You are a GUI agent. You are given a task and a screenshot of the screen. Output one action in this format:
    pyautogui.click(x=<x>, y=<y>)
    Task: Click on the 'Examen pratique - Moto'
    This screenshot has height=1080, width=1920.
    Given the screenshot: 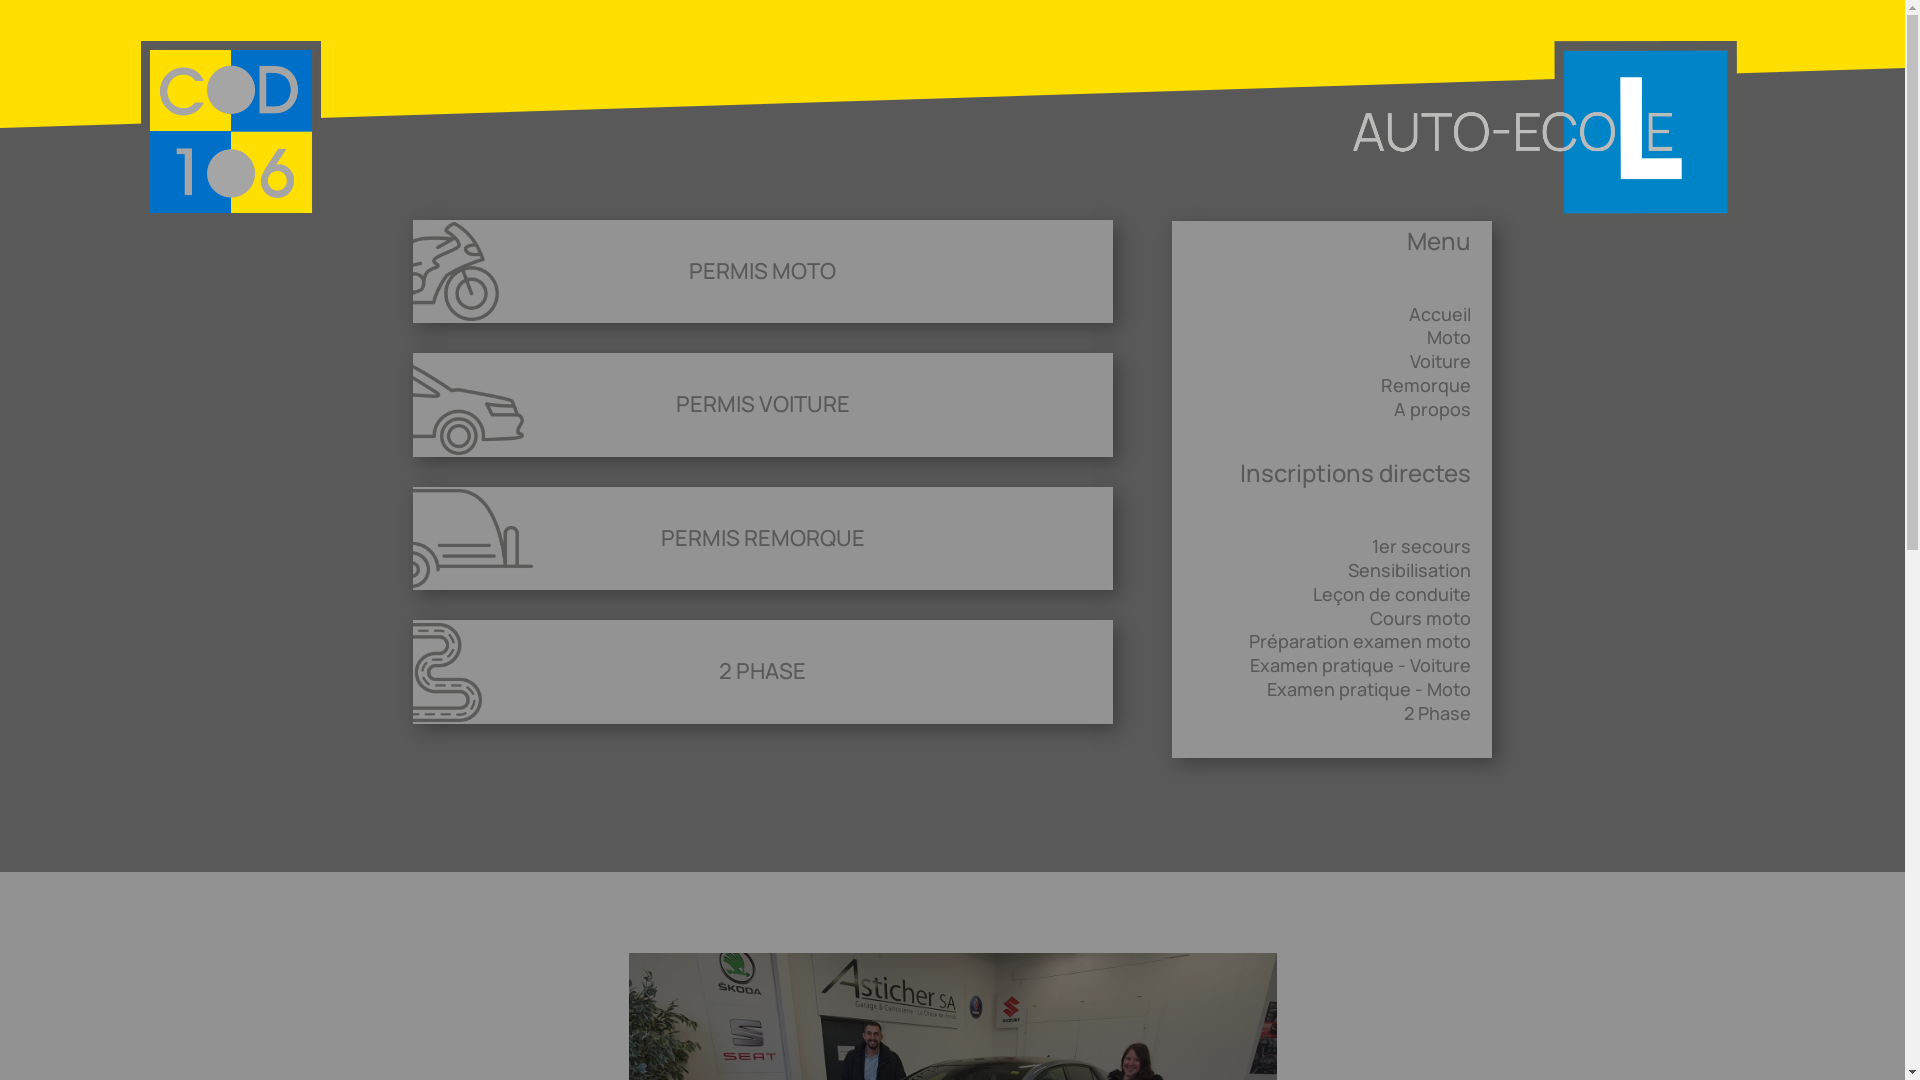 What is the action you would take?
    pyautogui.click(x=1367, y=688)
    